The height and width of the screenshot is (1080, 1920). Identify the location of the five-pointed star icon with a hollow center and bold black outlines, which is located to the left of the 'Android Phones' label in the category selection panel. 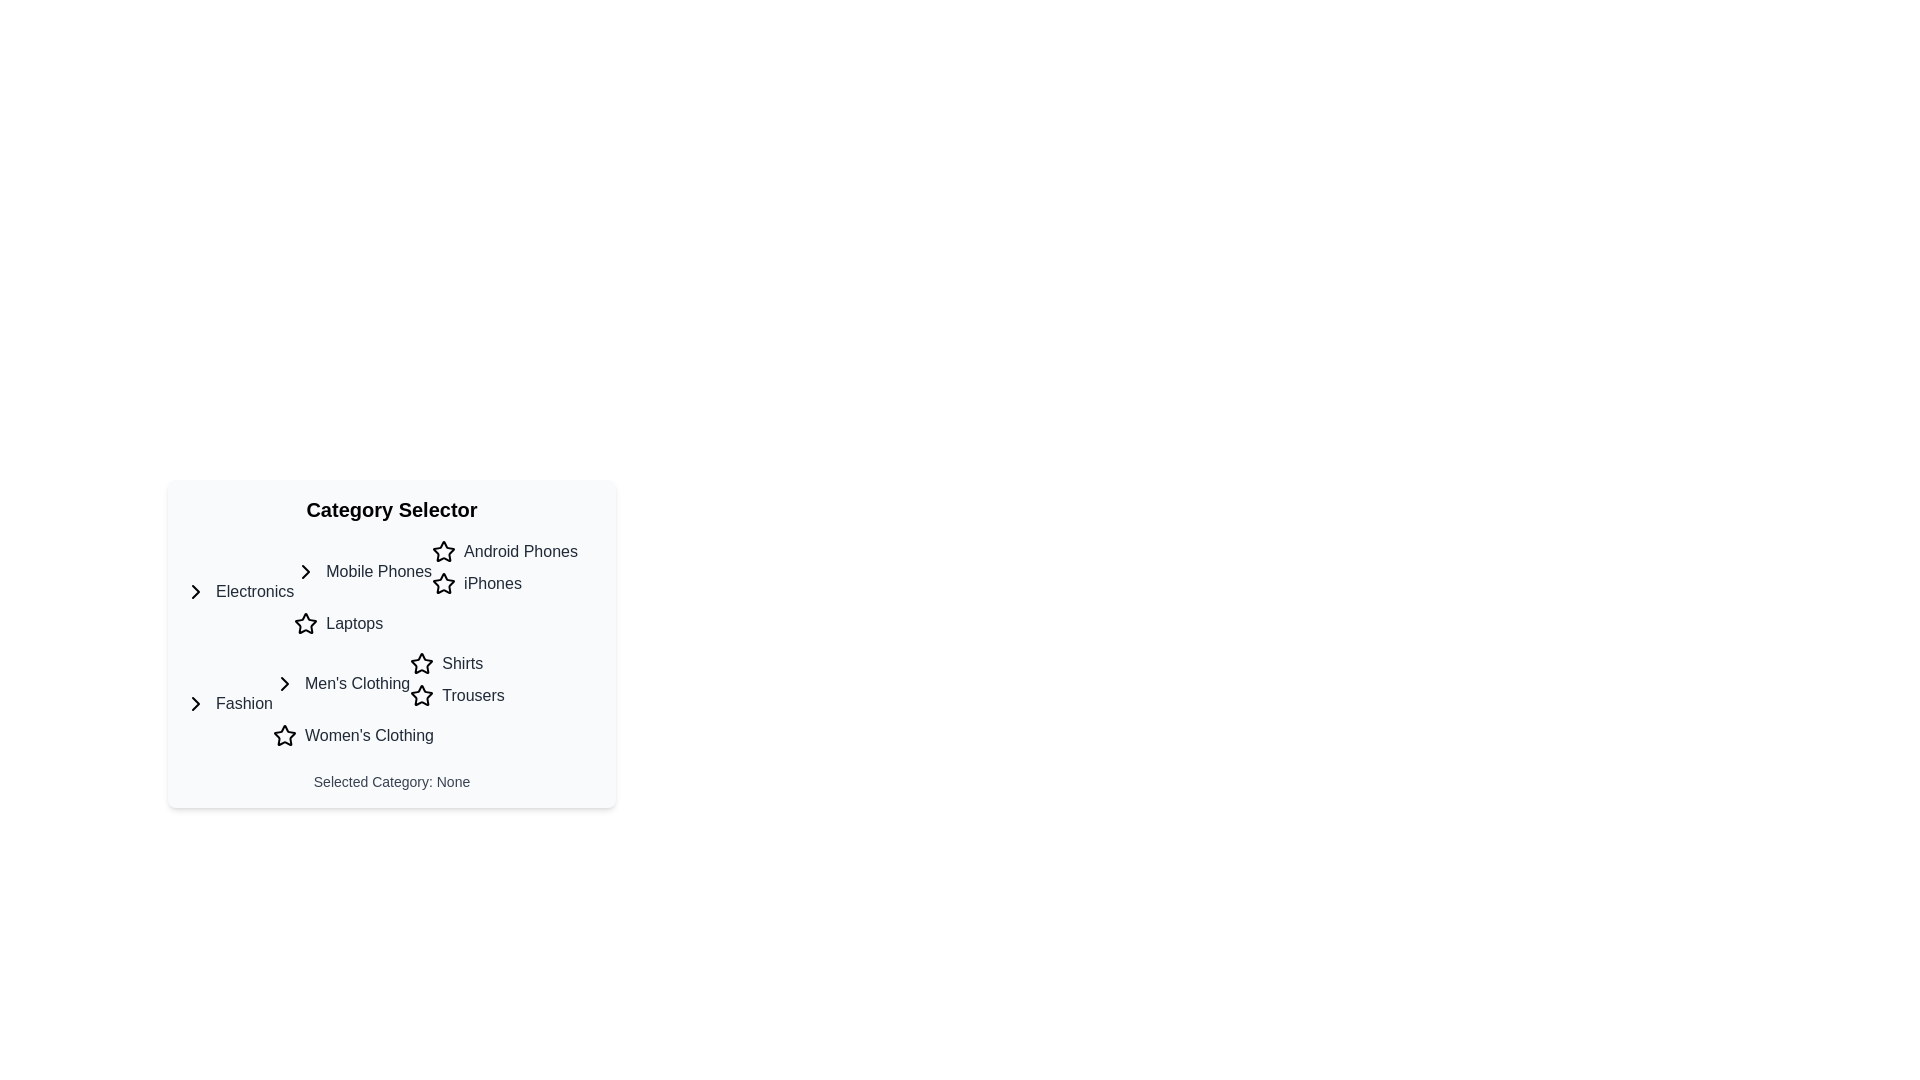
(443, 551).